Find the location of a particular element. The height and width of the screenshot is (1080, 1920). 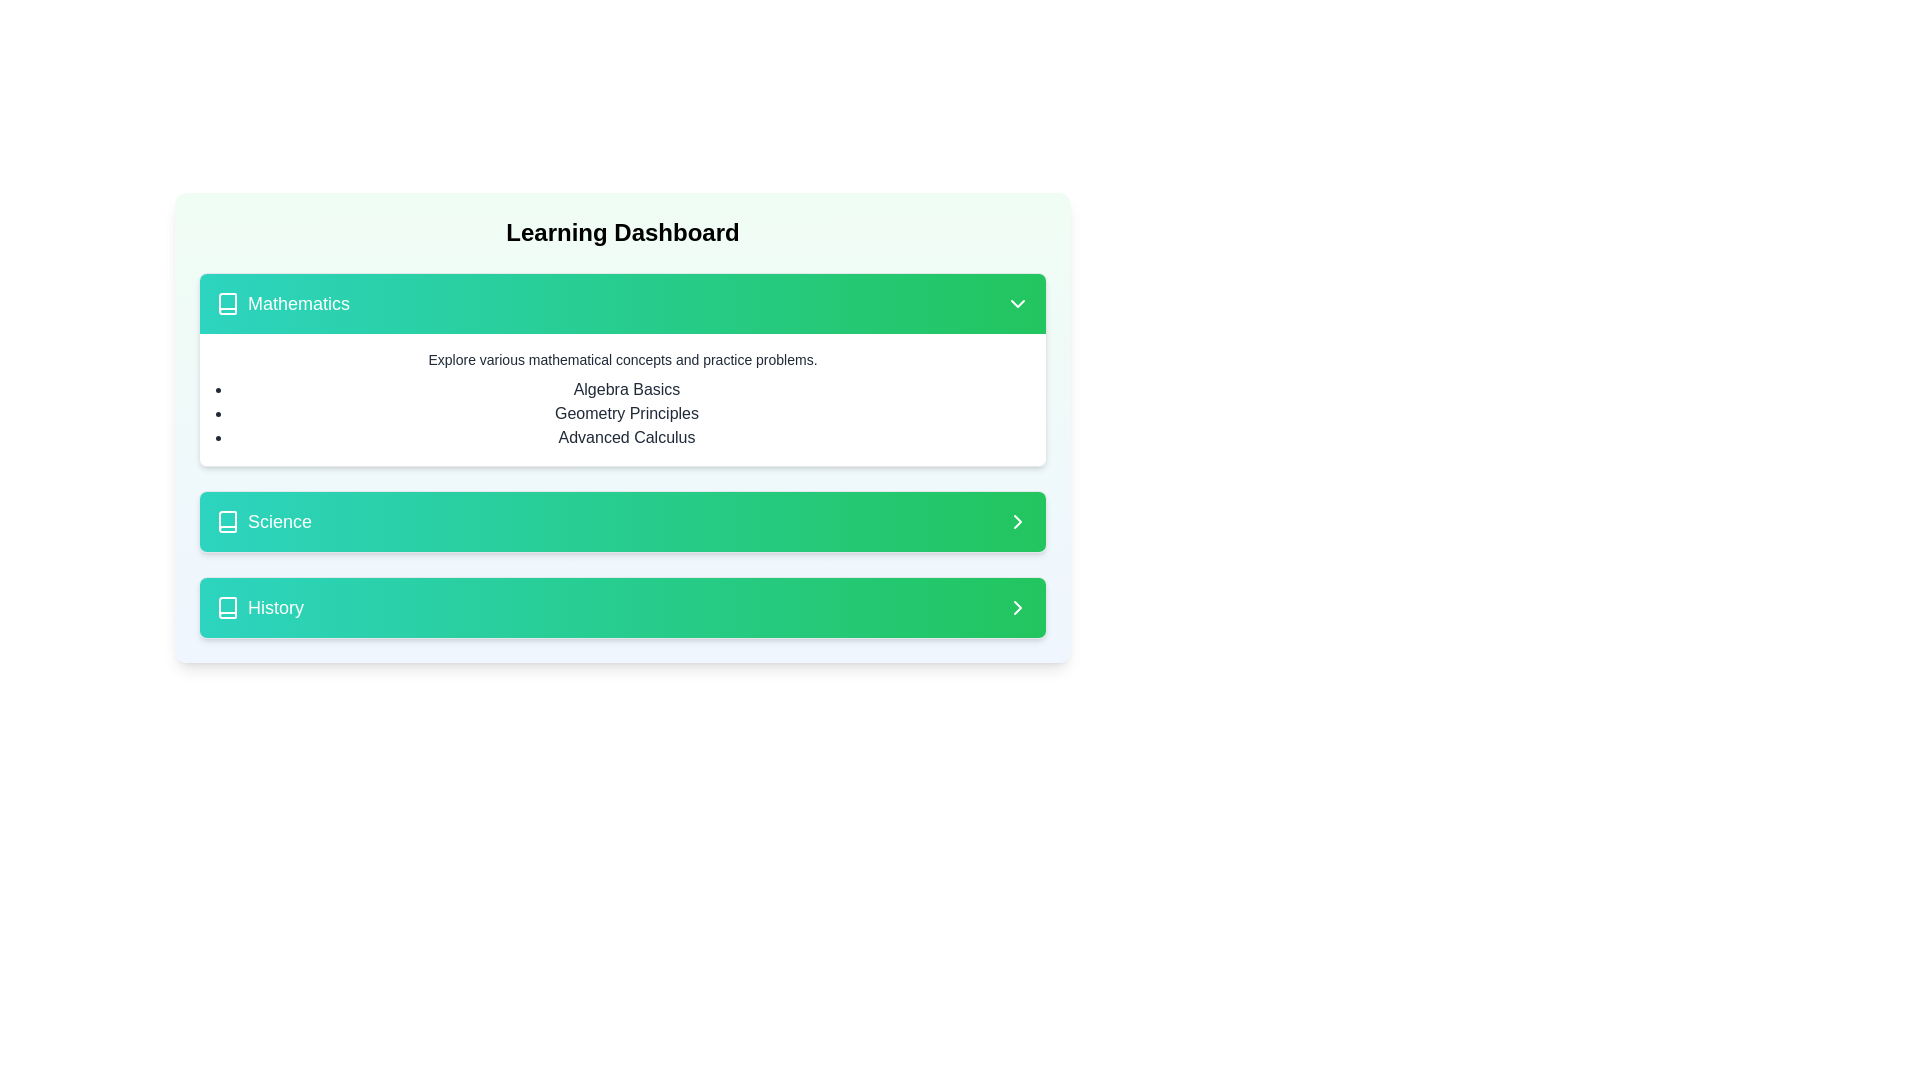

the Chevron Right icon, which is a simple arrow icon pointing to the right, located in the 'History' section of the interface is located at coordinates (1017, 607).